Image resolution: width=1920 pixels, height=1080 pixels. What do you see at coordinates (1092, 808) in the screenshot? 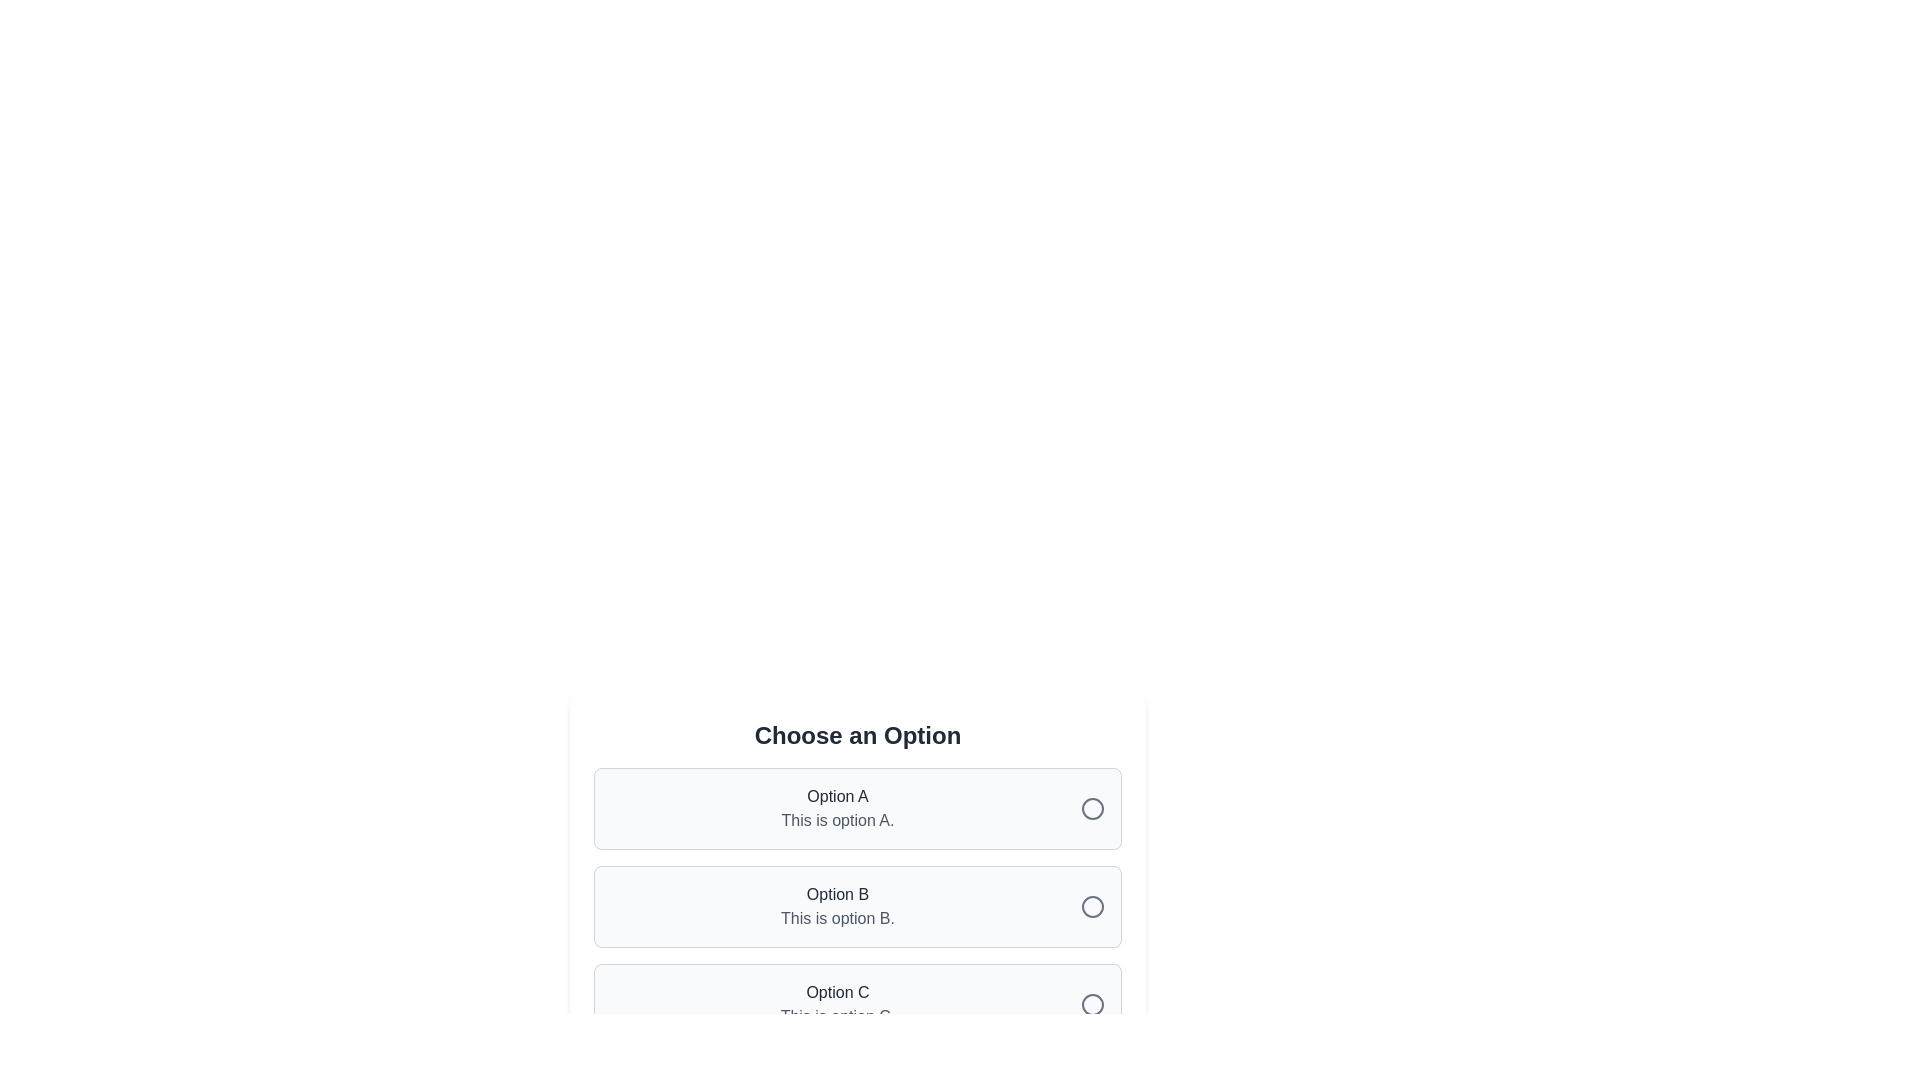
I see `the circular SVG graphic icon located within the 'Option A' panel, which is styled as a hollow circle with a stroke and is part of a clickable UI control` at bounding box center [1092, 808].